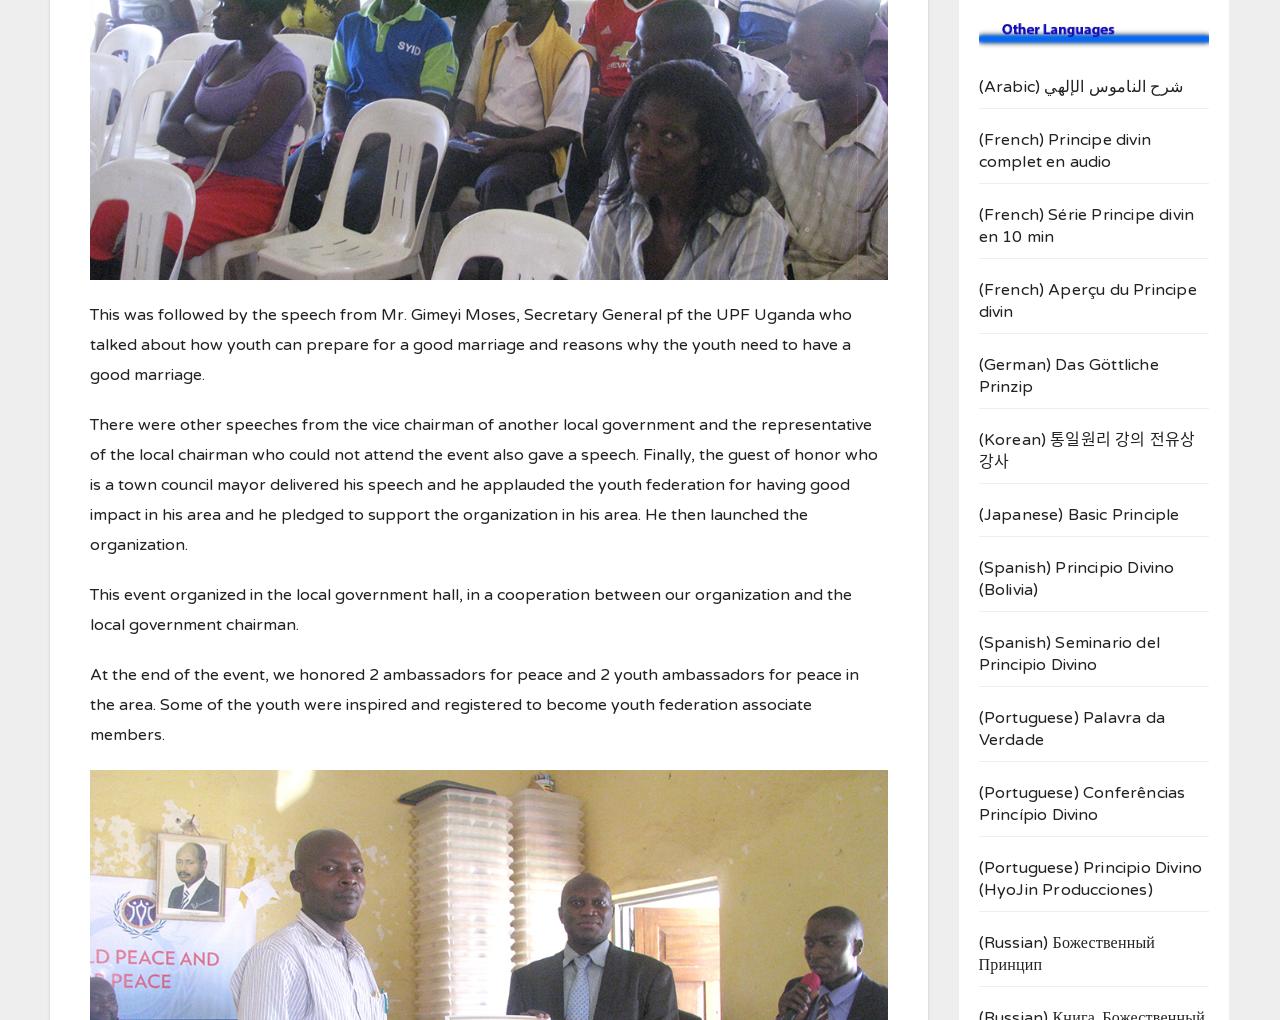  What do you see at coordinates (1080, 802) in the screenshot?
I see `'(Portuguese) Conferências Princípio Divino'` at bounding box center [1080, 802].